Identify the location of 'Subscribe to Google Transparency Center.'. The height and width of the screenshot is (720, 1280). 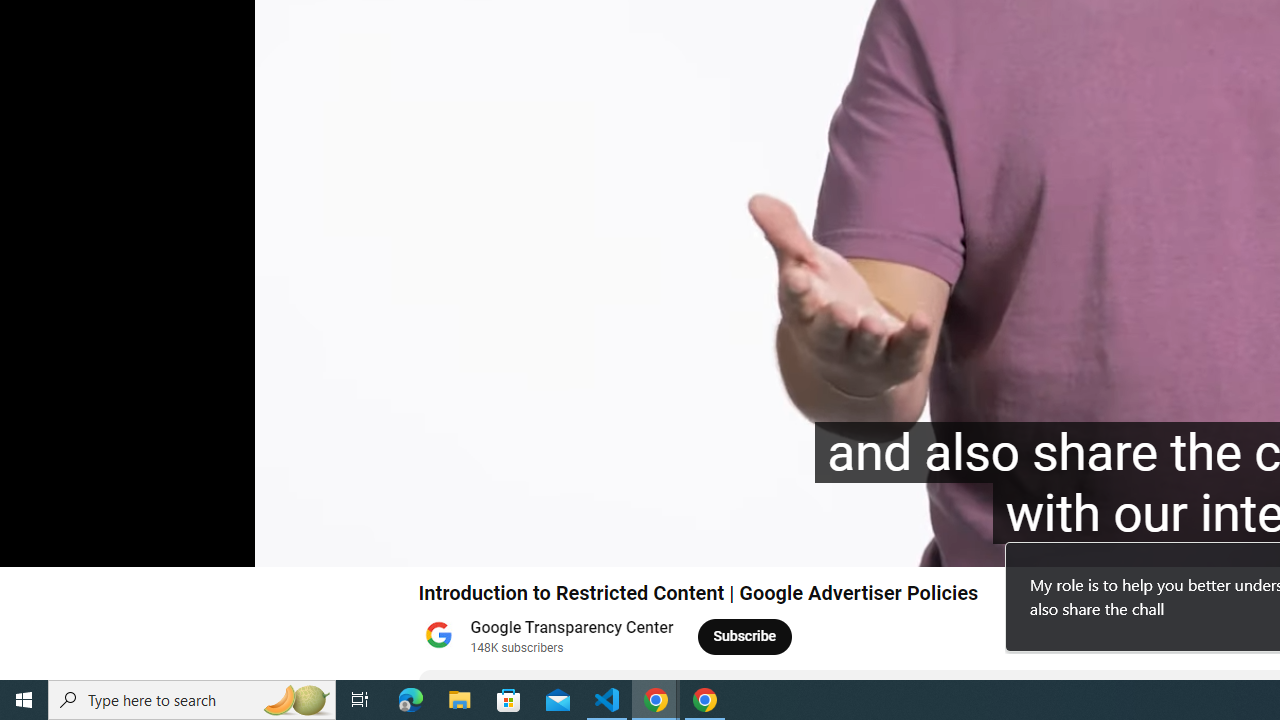
(744, 636).